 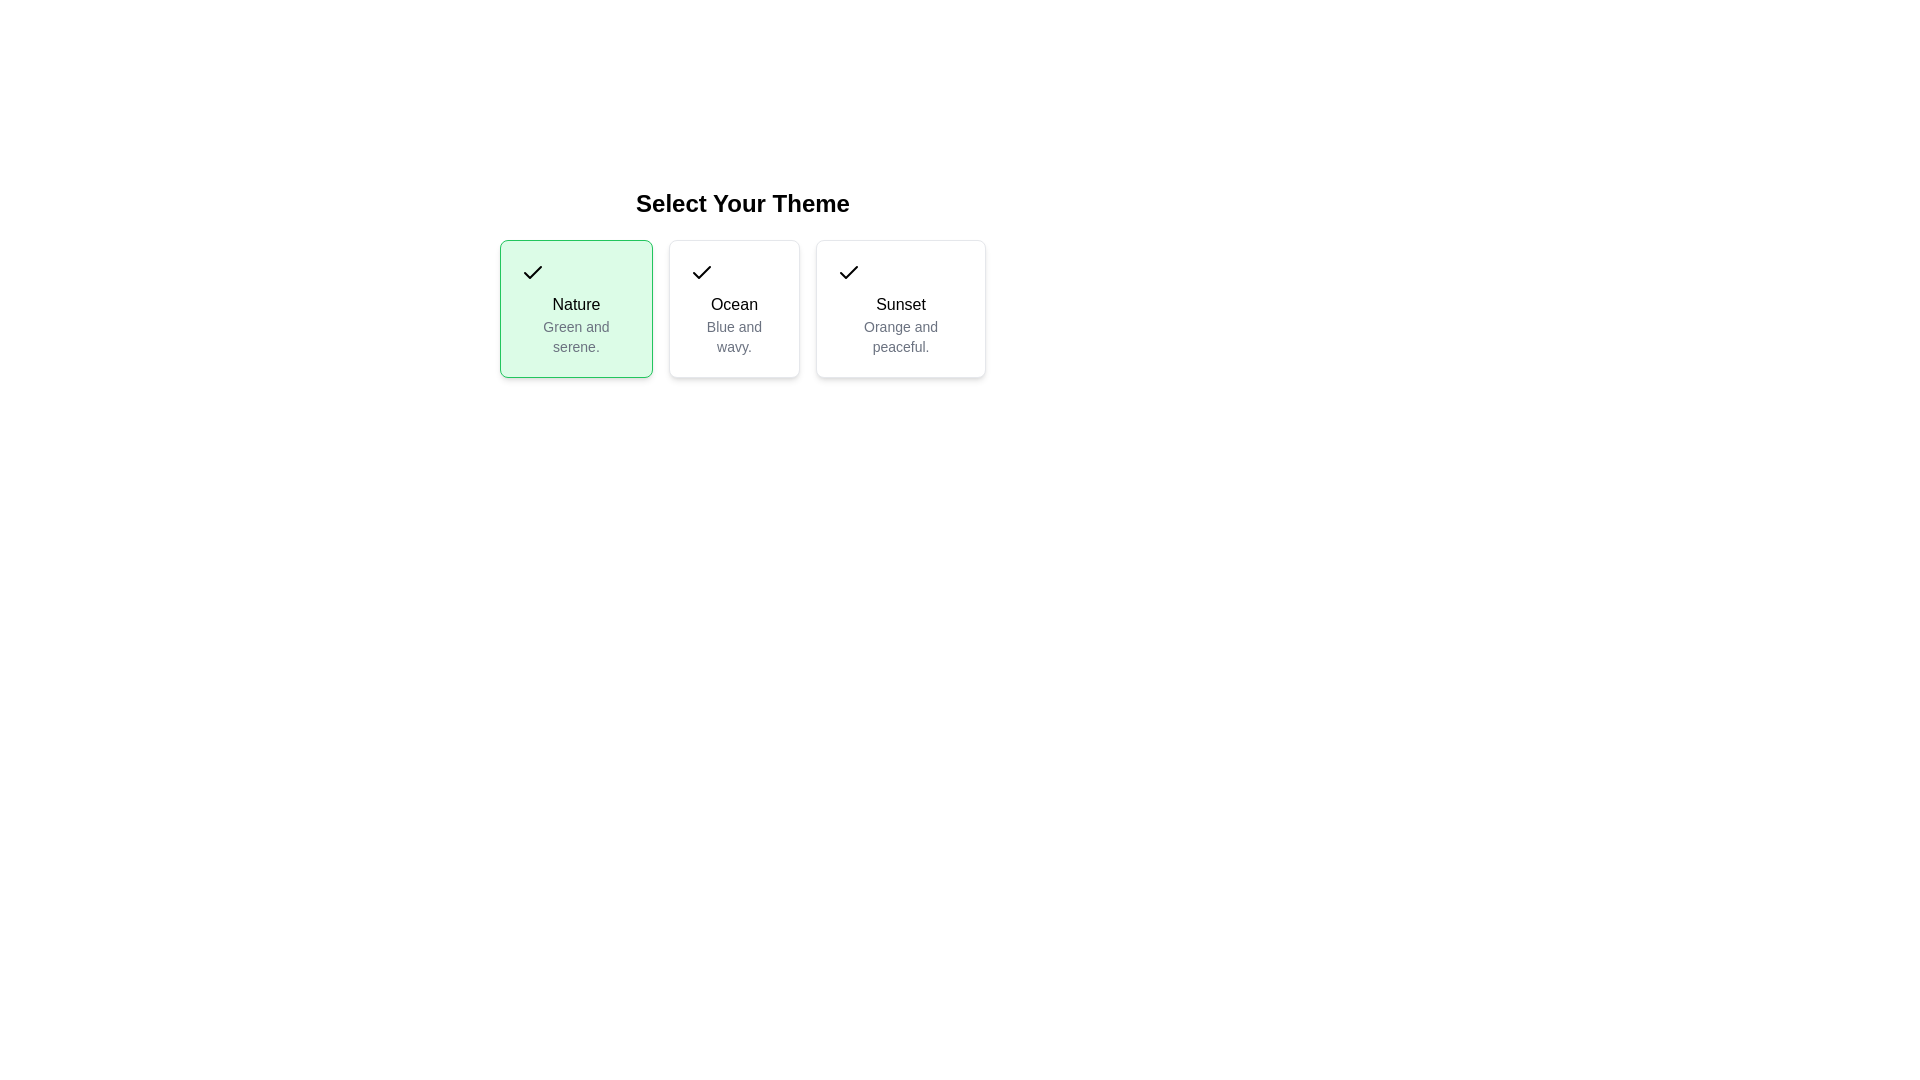 I want to click on the text label that contains 'Orange and peaceful.' which is positioned below the title 'Sunset' in the third option of the selectable themes, so click(x=900, y=335).